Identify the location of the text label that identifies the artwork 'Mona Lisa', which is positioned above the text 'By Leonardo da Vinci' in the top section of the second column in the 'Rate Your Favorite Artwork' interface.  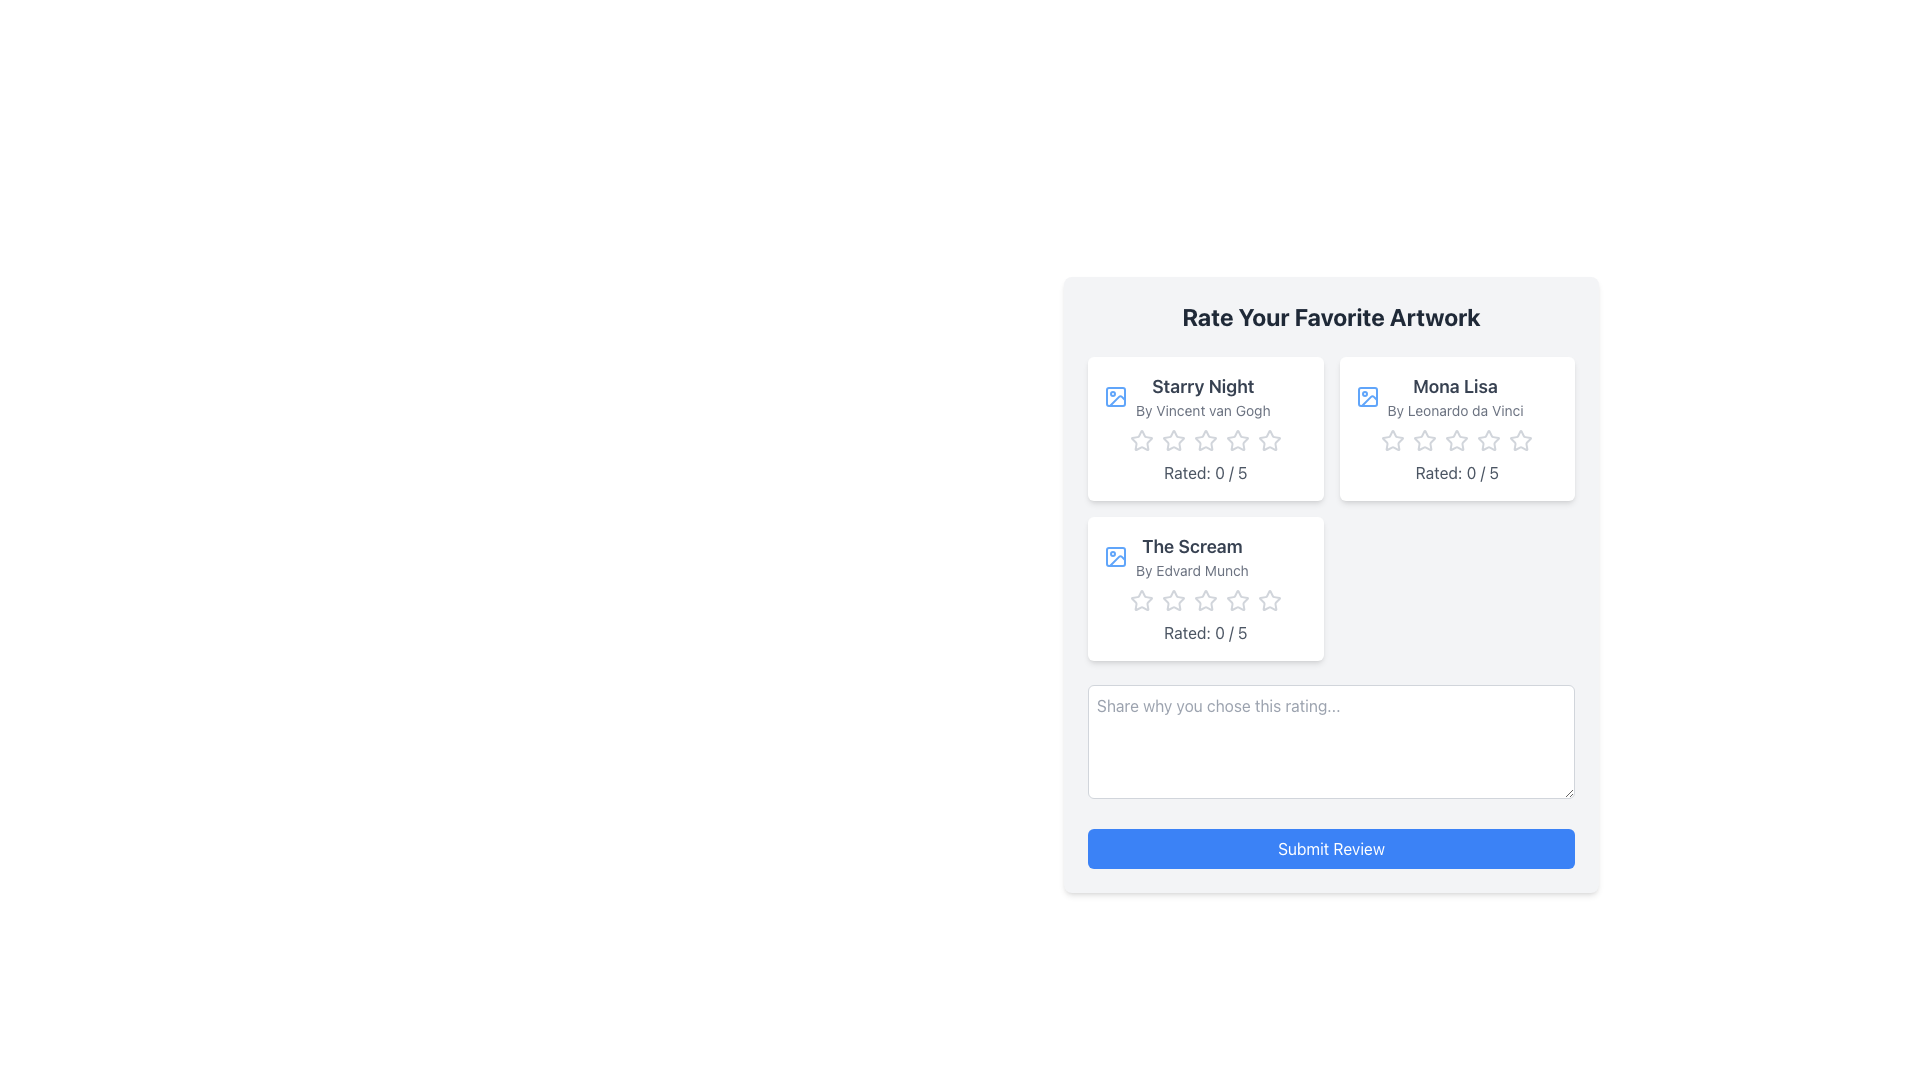
(1455, 386).